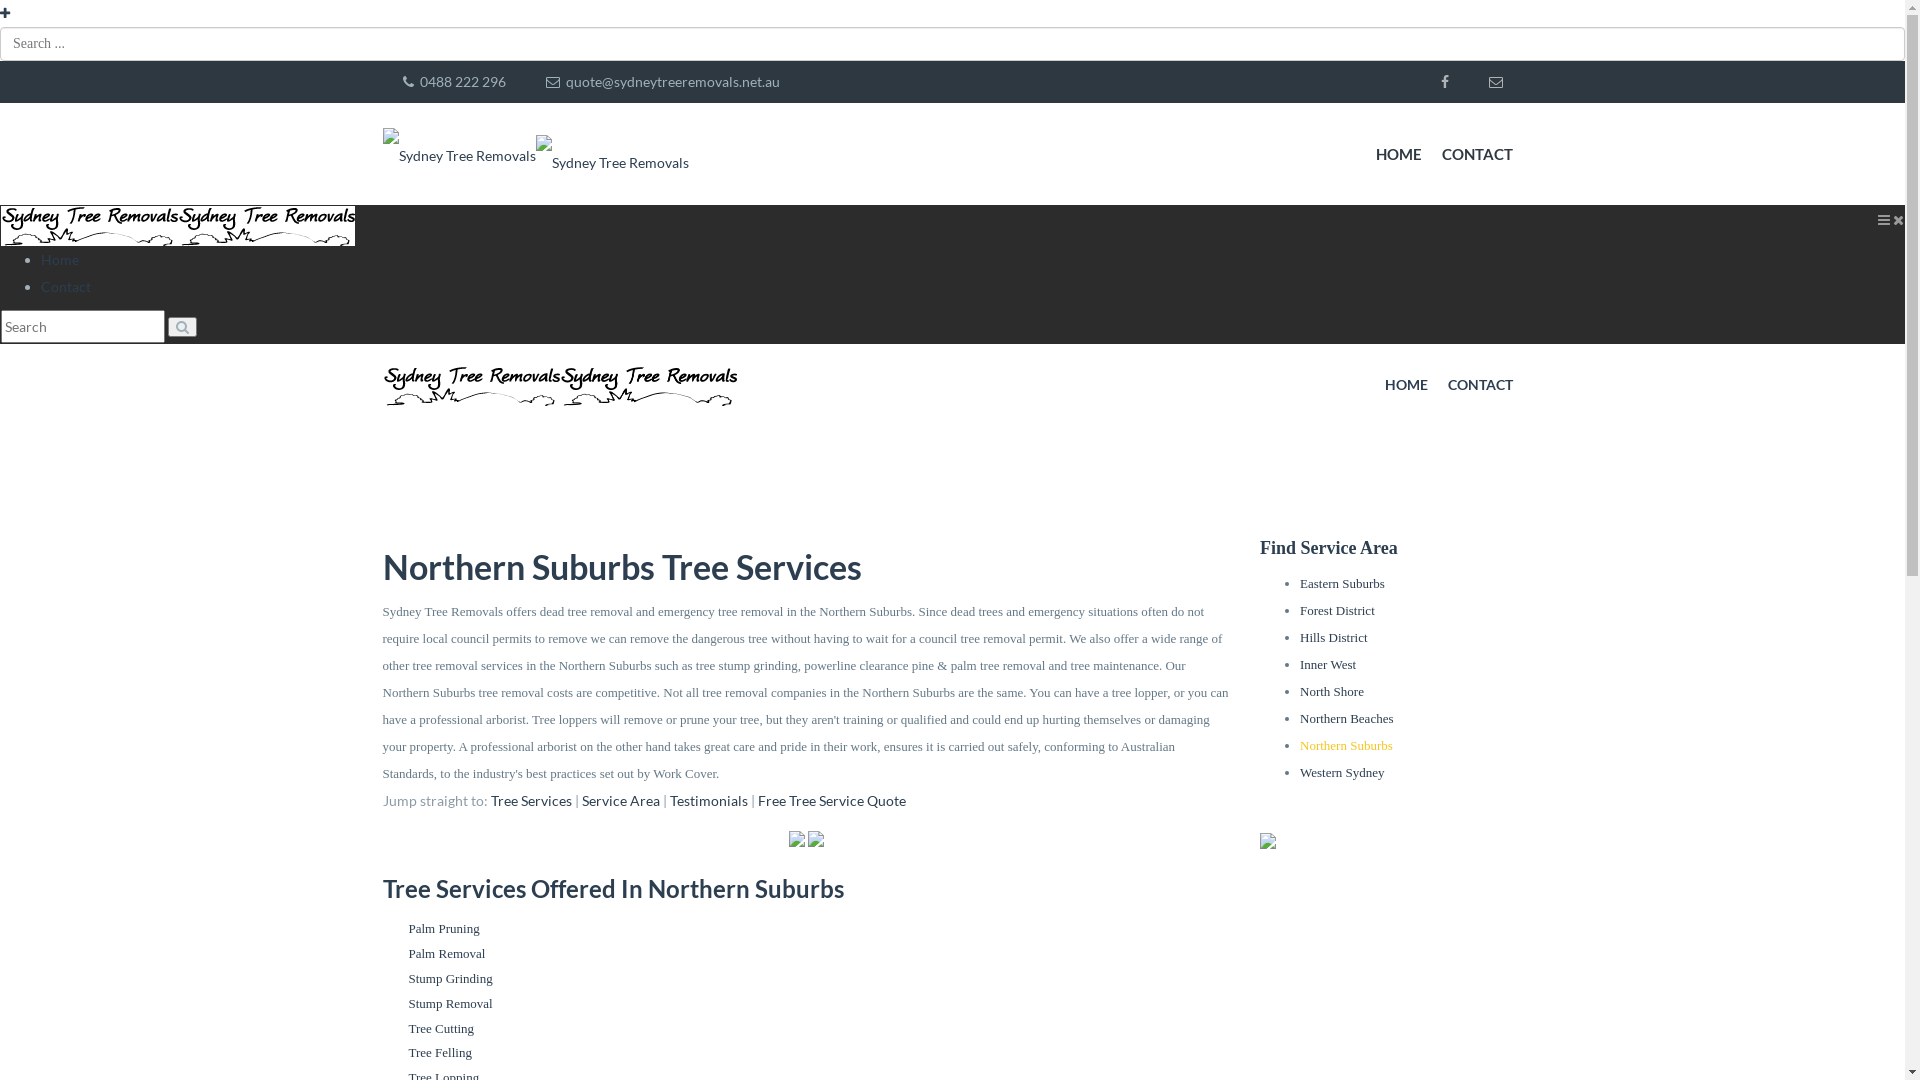 The image size is (1920, 1080). What do you see at coordinates (1342, 771) in the screenshot?
I see `'Western Sydney'` at bounding box center [1342, 771].